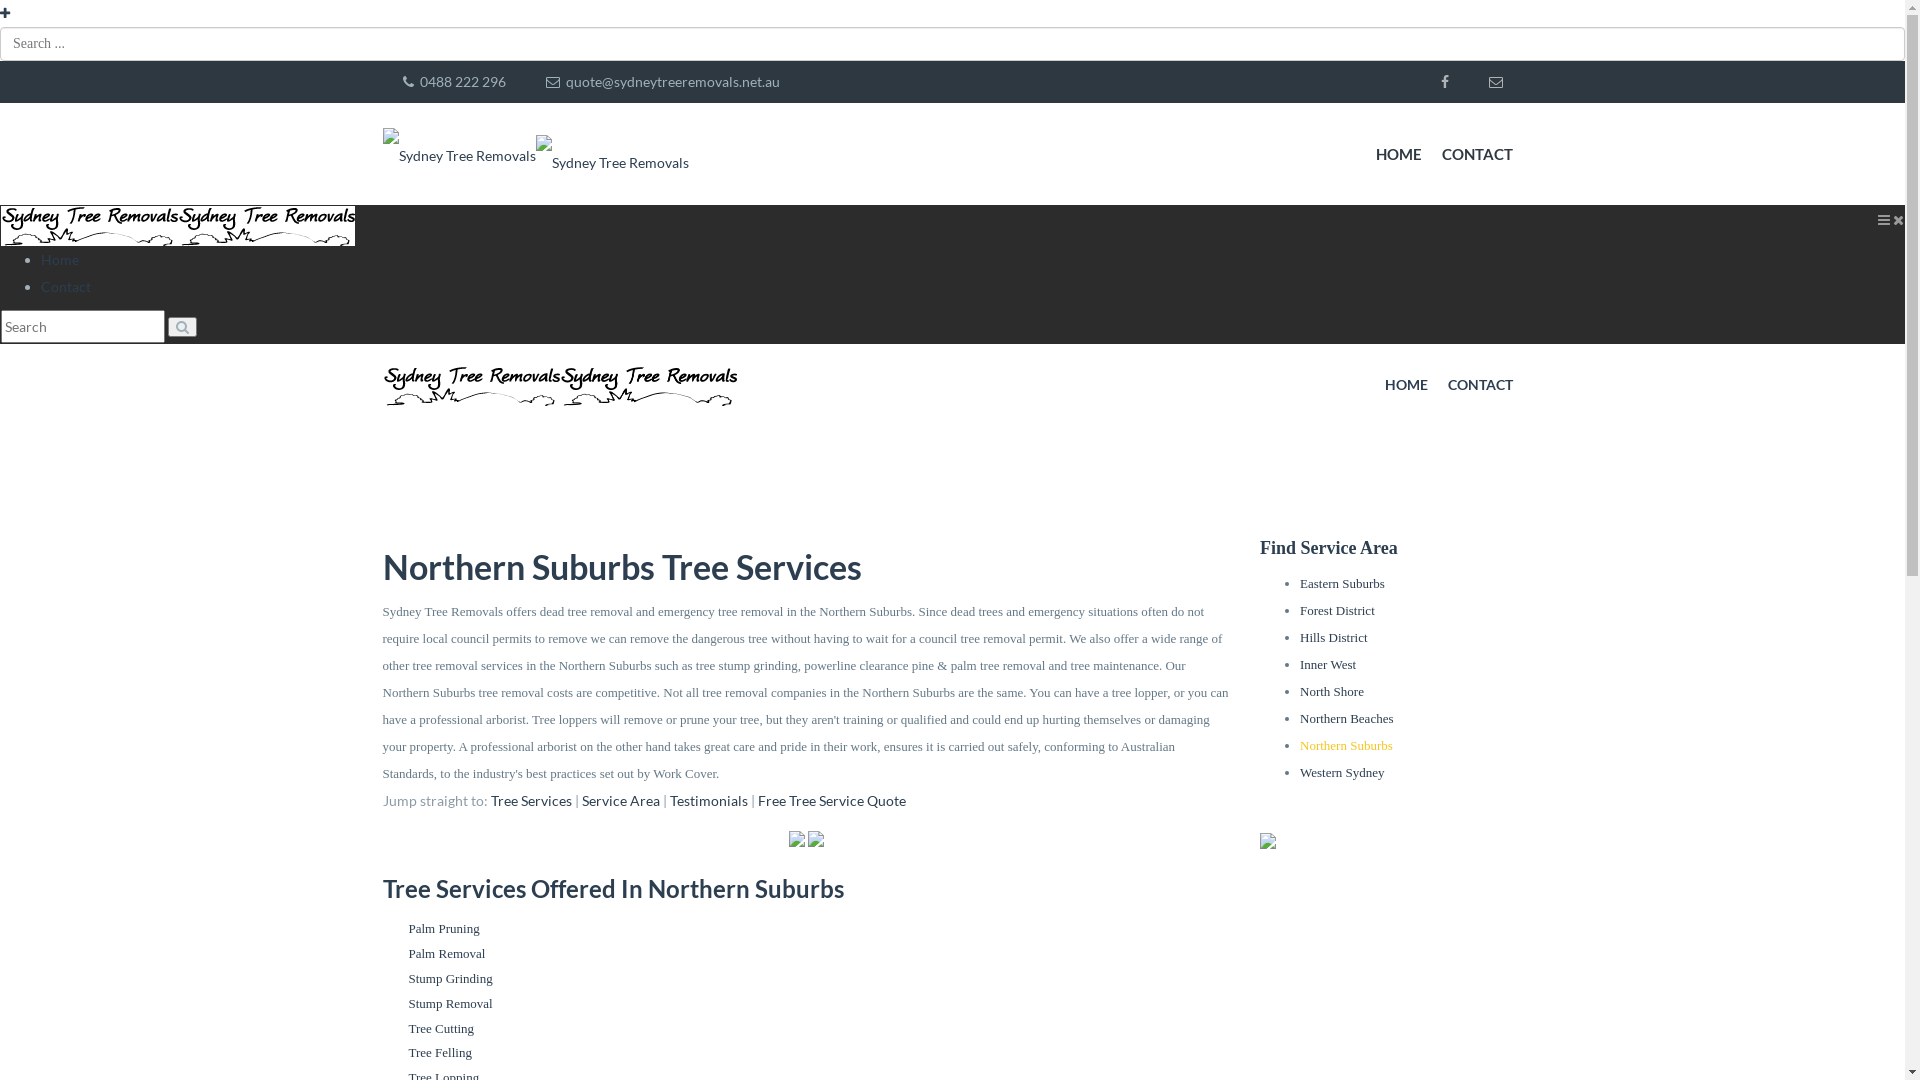 The image size is (1920, 1080). What do you see at coordinates (1342, 771) in the screenshot?
I see `'Western Sydney'` at bounding box center [1342, 771].